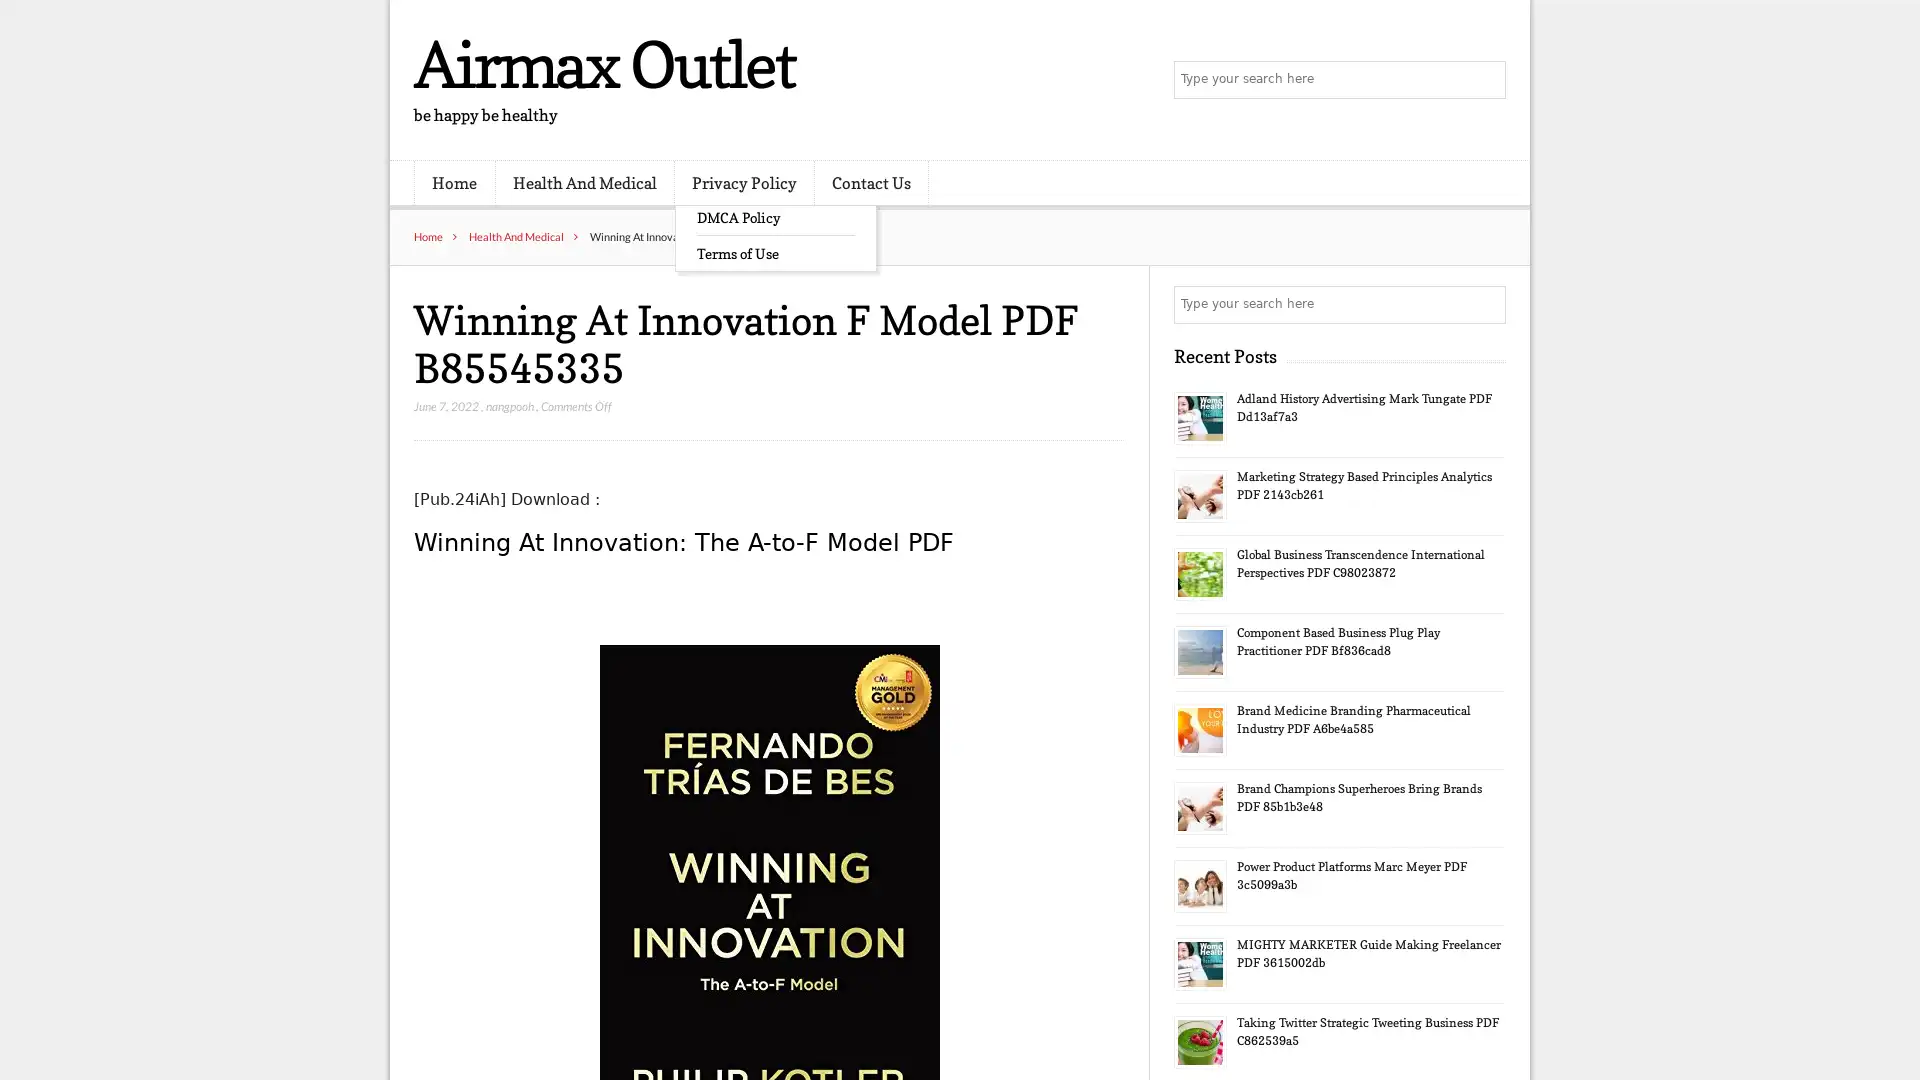 The image size is (1920, 1080). I want to click on Search, so click(1485, 304).